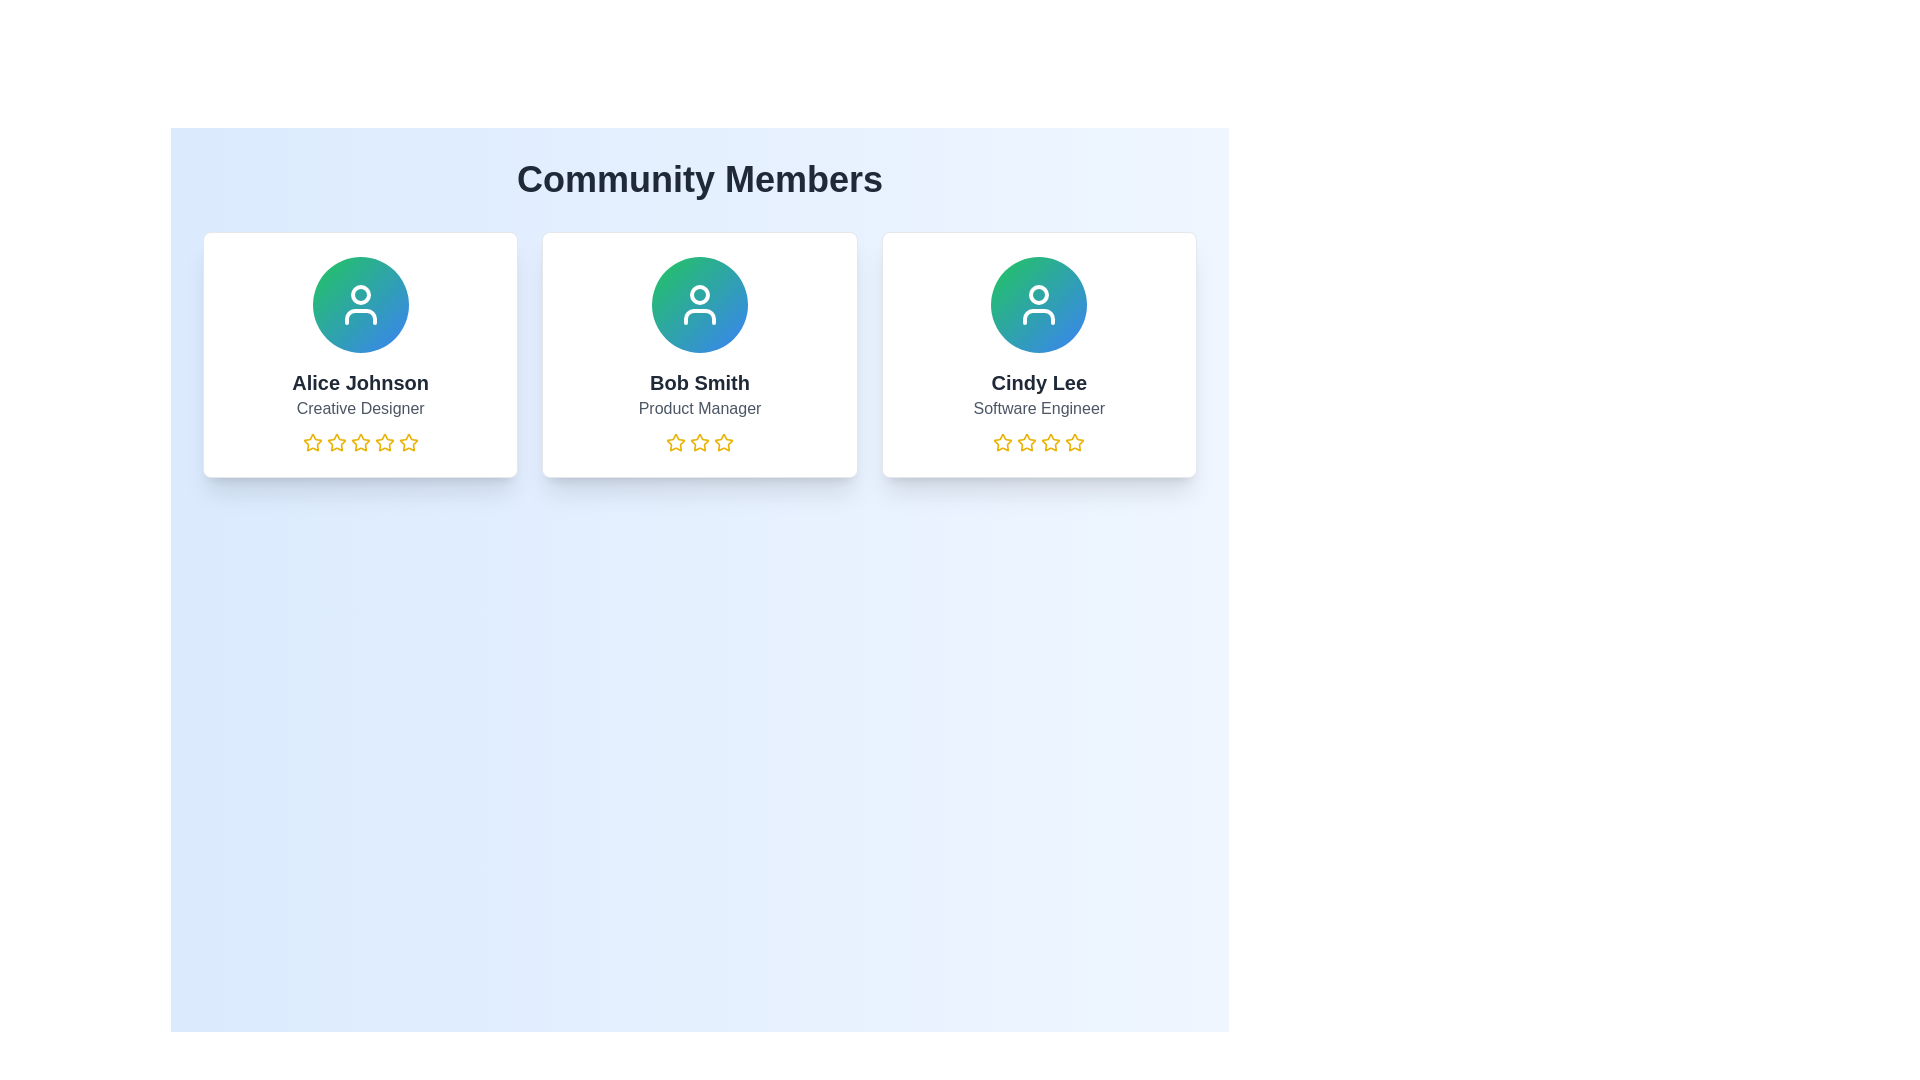 The height and width of the screenshot is (1080, 1920). Describe the element at coordinates (1074, 441) in the screenshot. I see `the third rating star icon in the Community Members section for 'Cindy Lee - Software Engineer' to set the corresponding rating` at that location.